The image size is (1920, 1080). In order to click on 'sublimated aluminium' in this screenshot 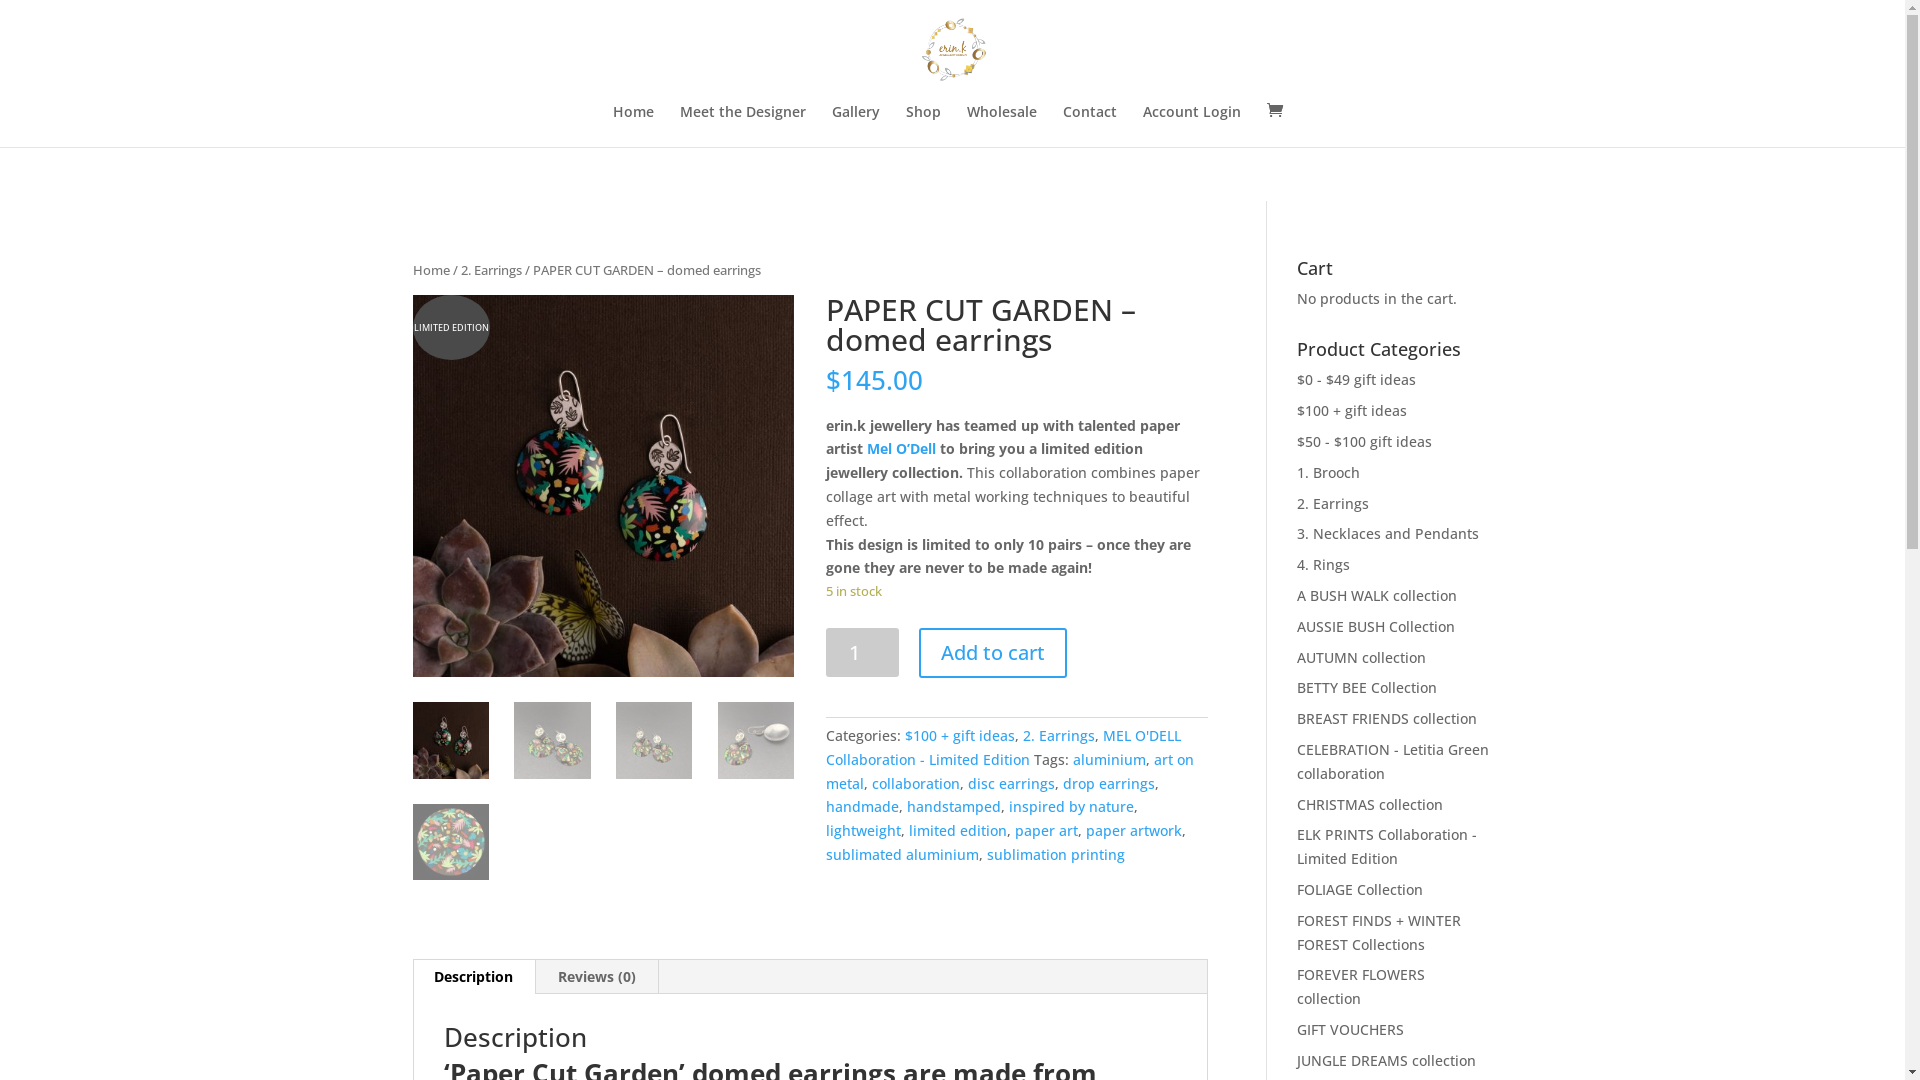, I will do `click(901, 854)`.